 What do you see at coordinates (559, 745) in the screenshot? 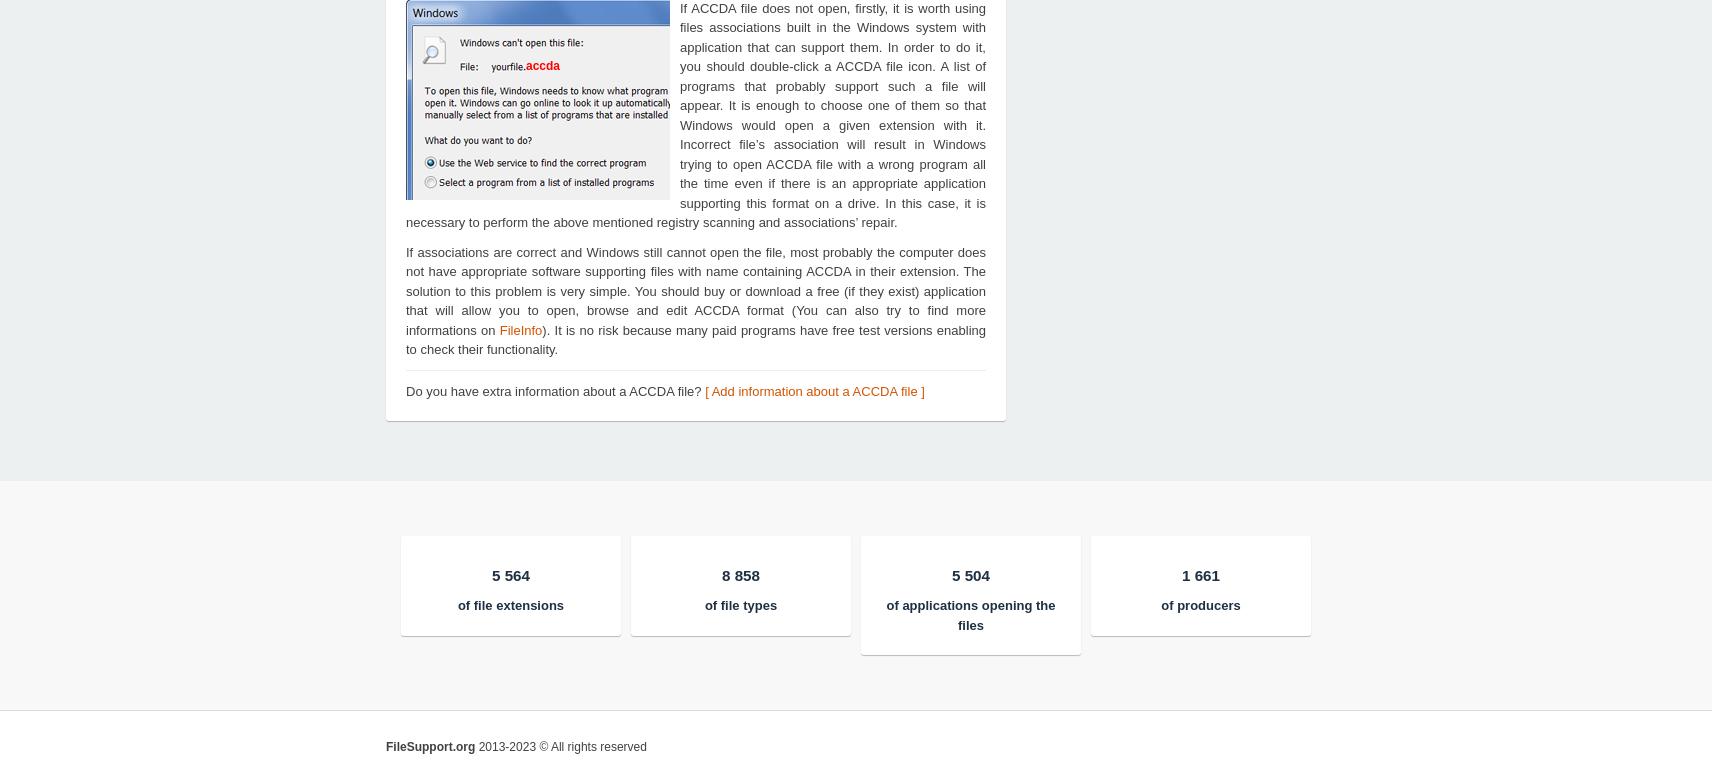
I see `'2013-2023 © All rights reserved'` at bounding box center [559, 745].